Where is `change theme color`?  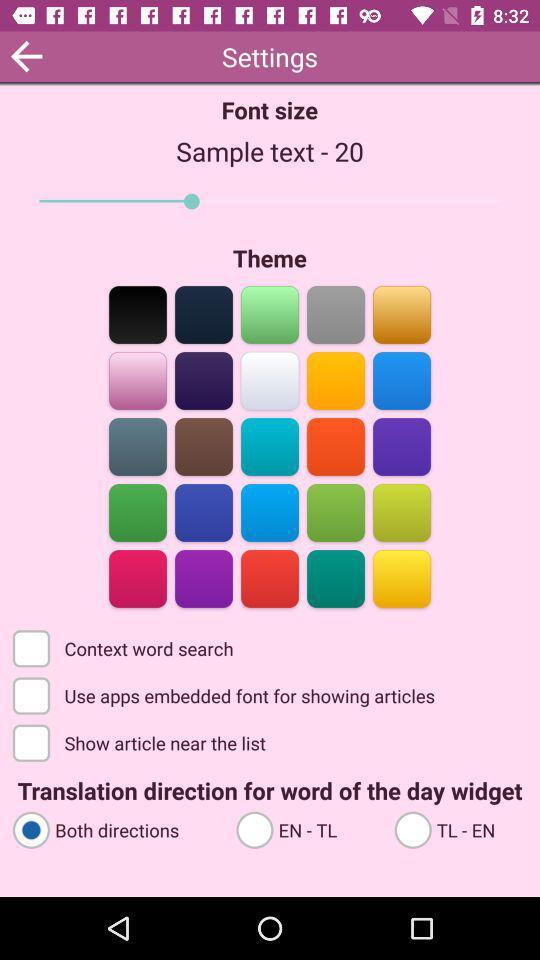
change theme color is located at coordinates (203, 313).